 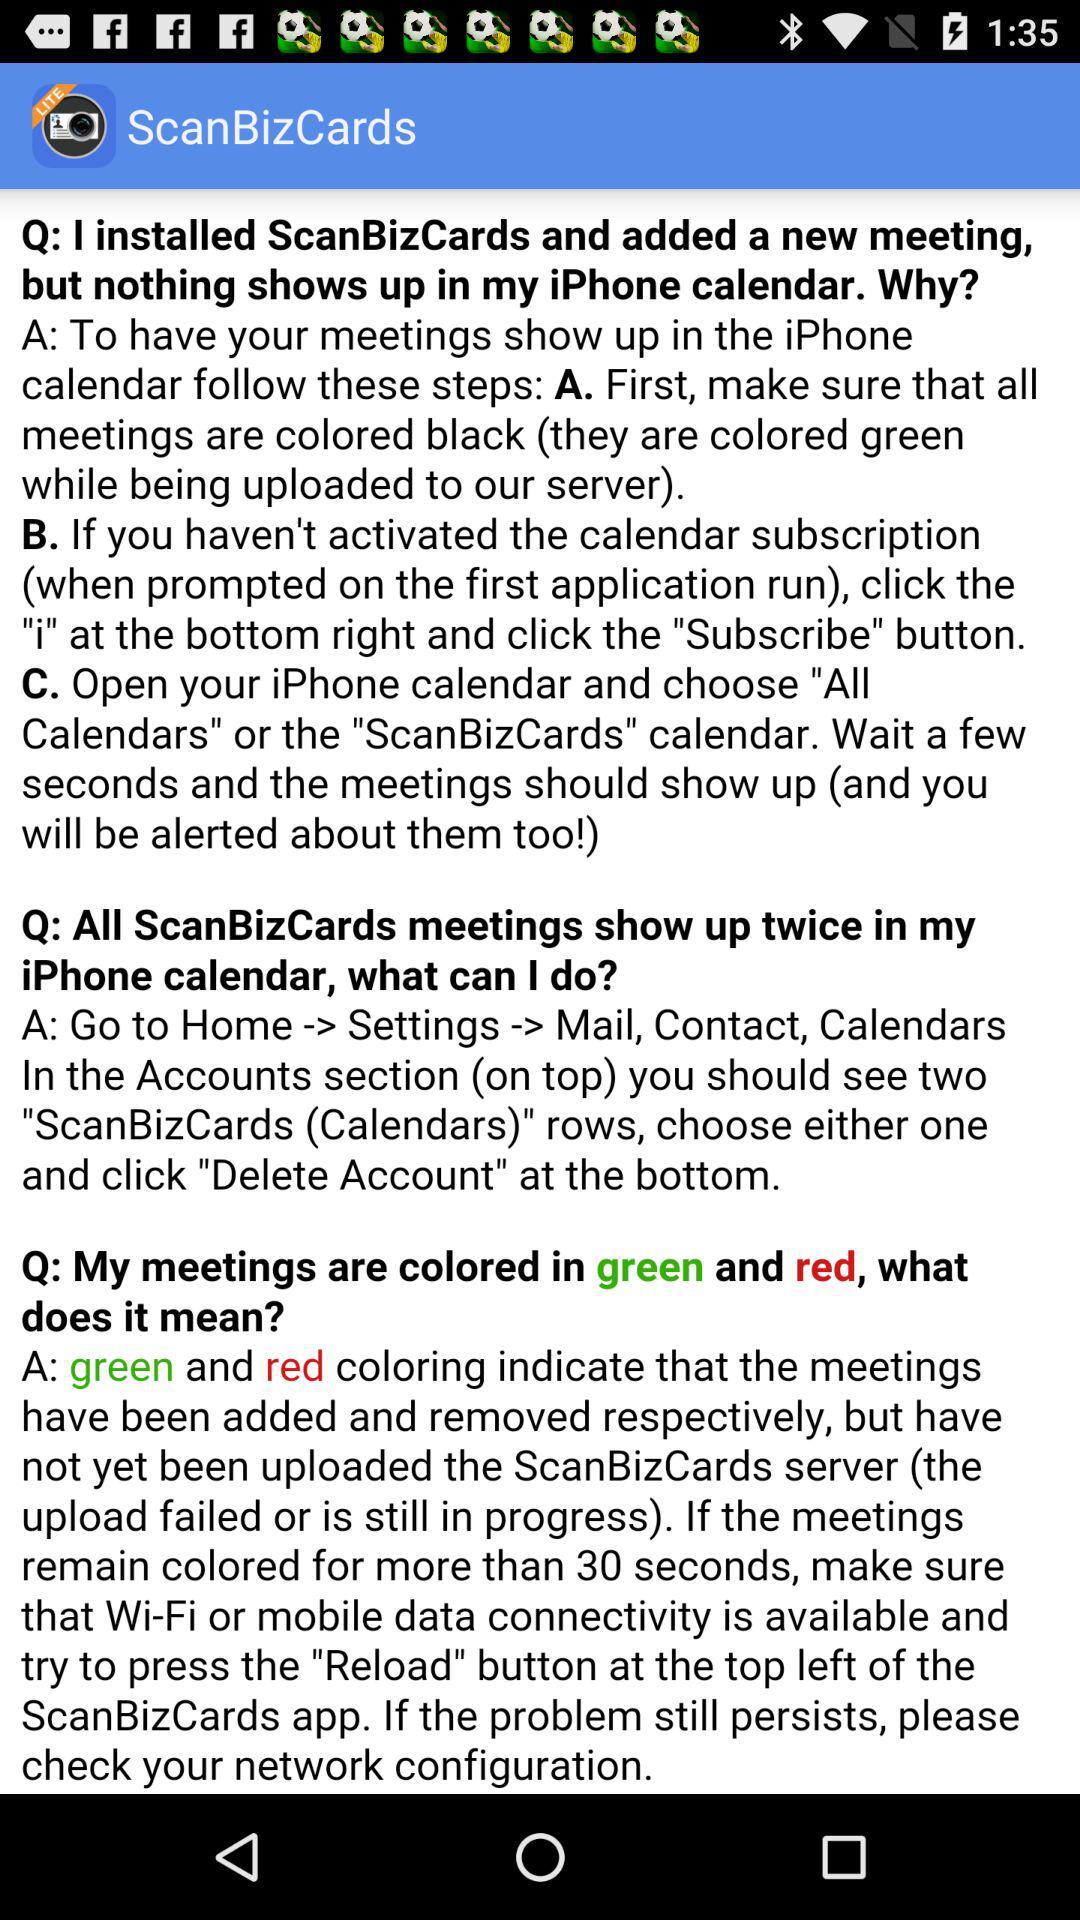 I want to click on advertisement page, so click(x=540, y=991).